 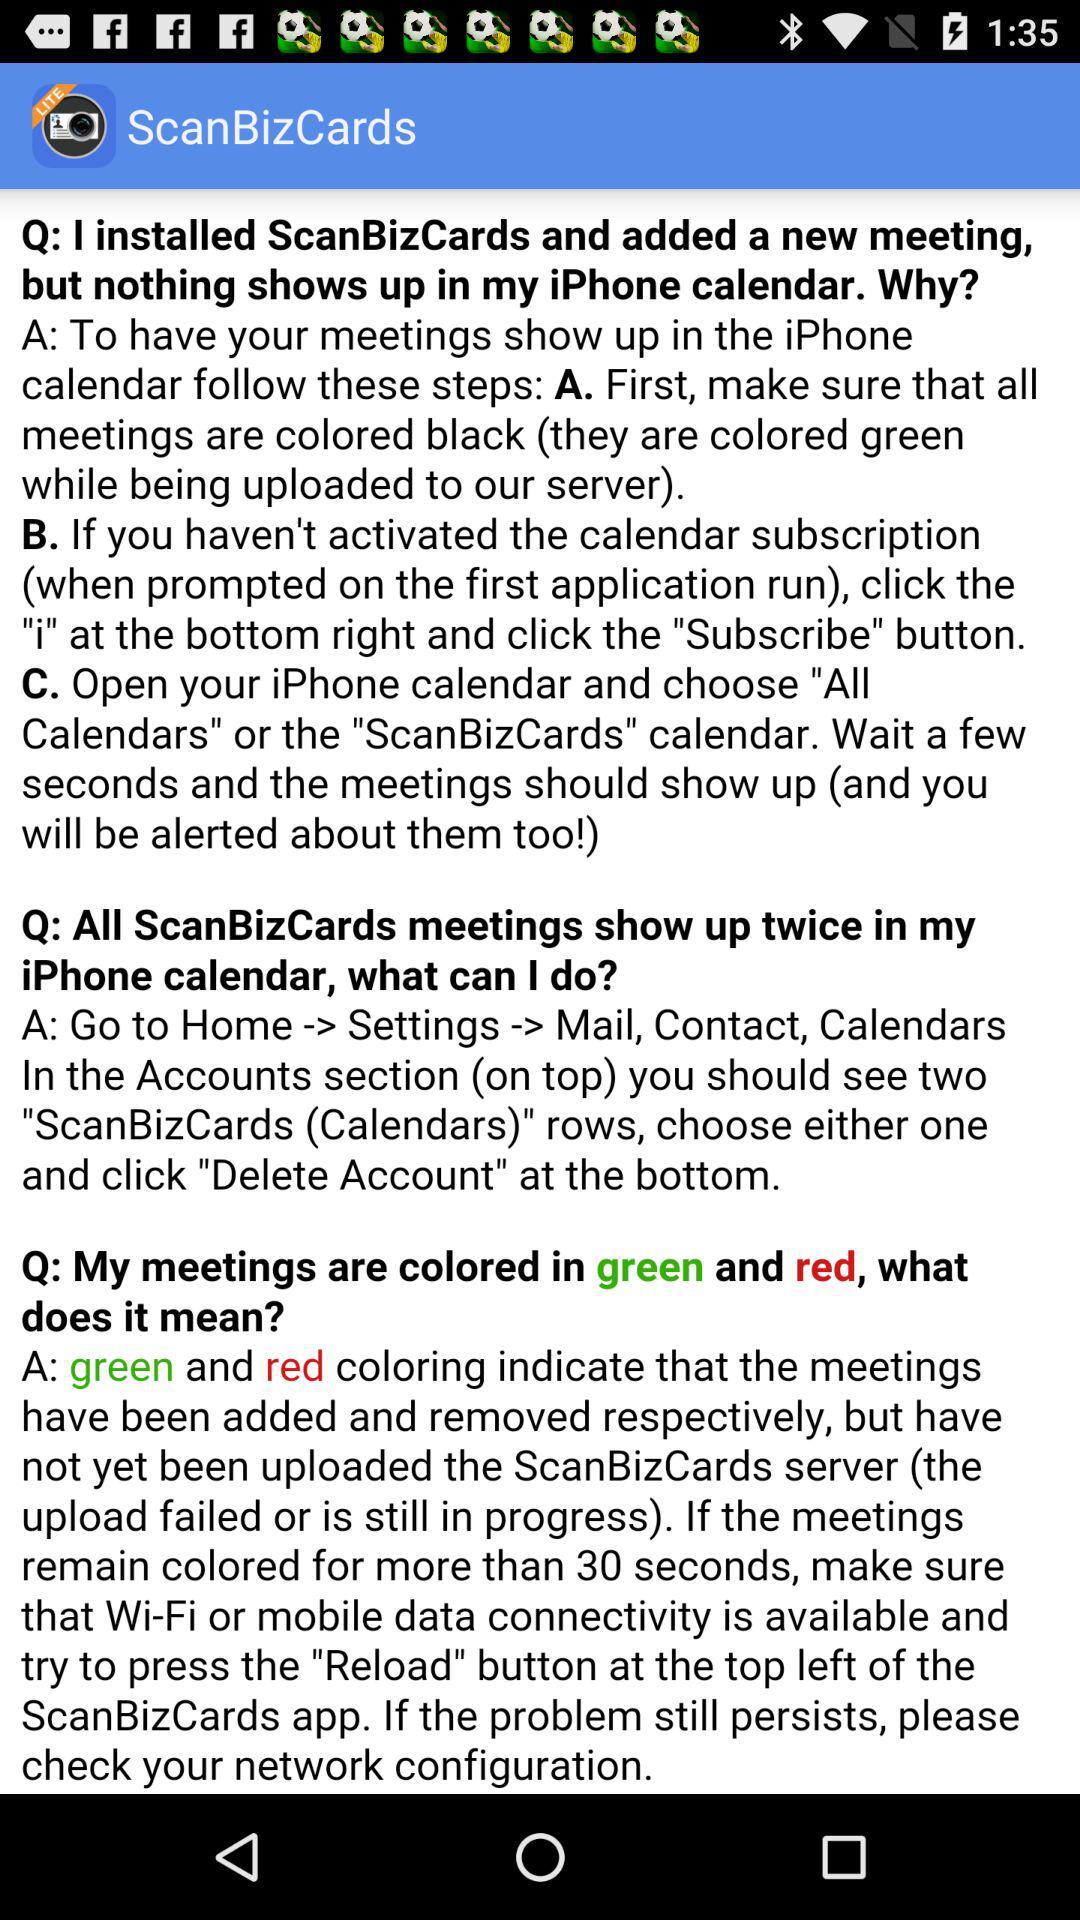 I want to click on advertisement page, so click(x=540, y=991).